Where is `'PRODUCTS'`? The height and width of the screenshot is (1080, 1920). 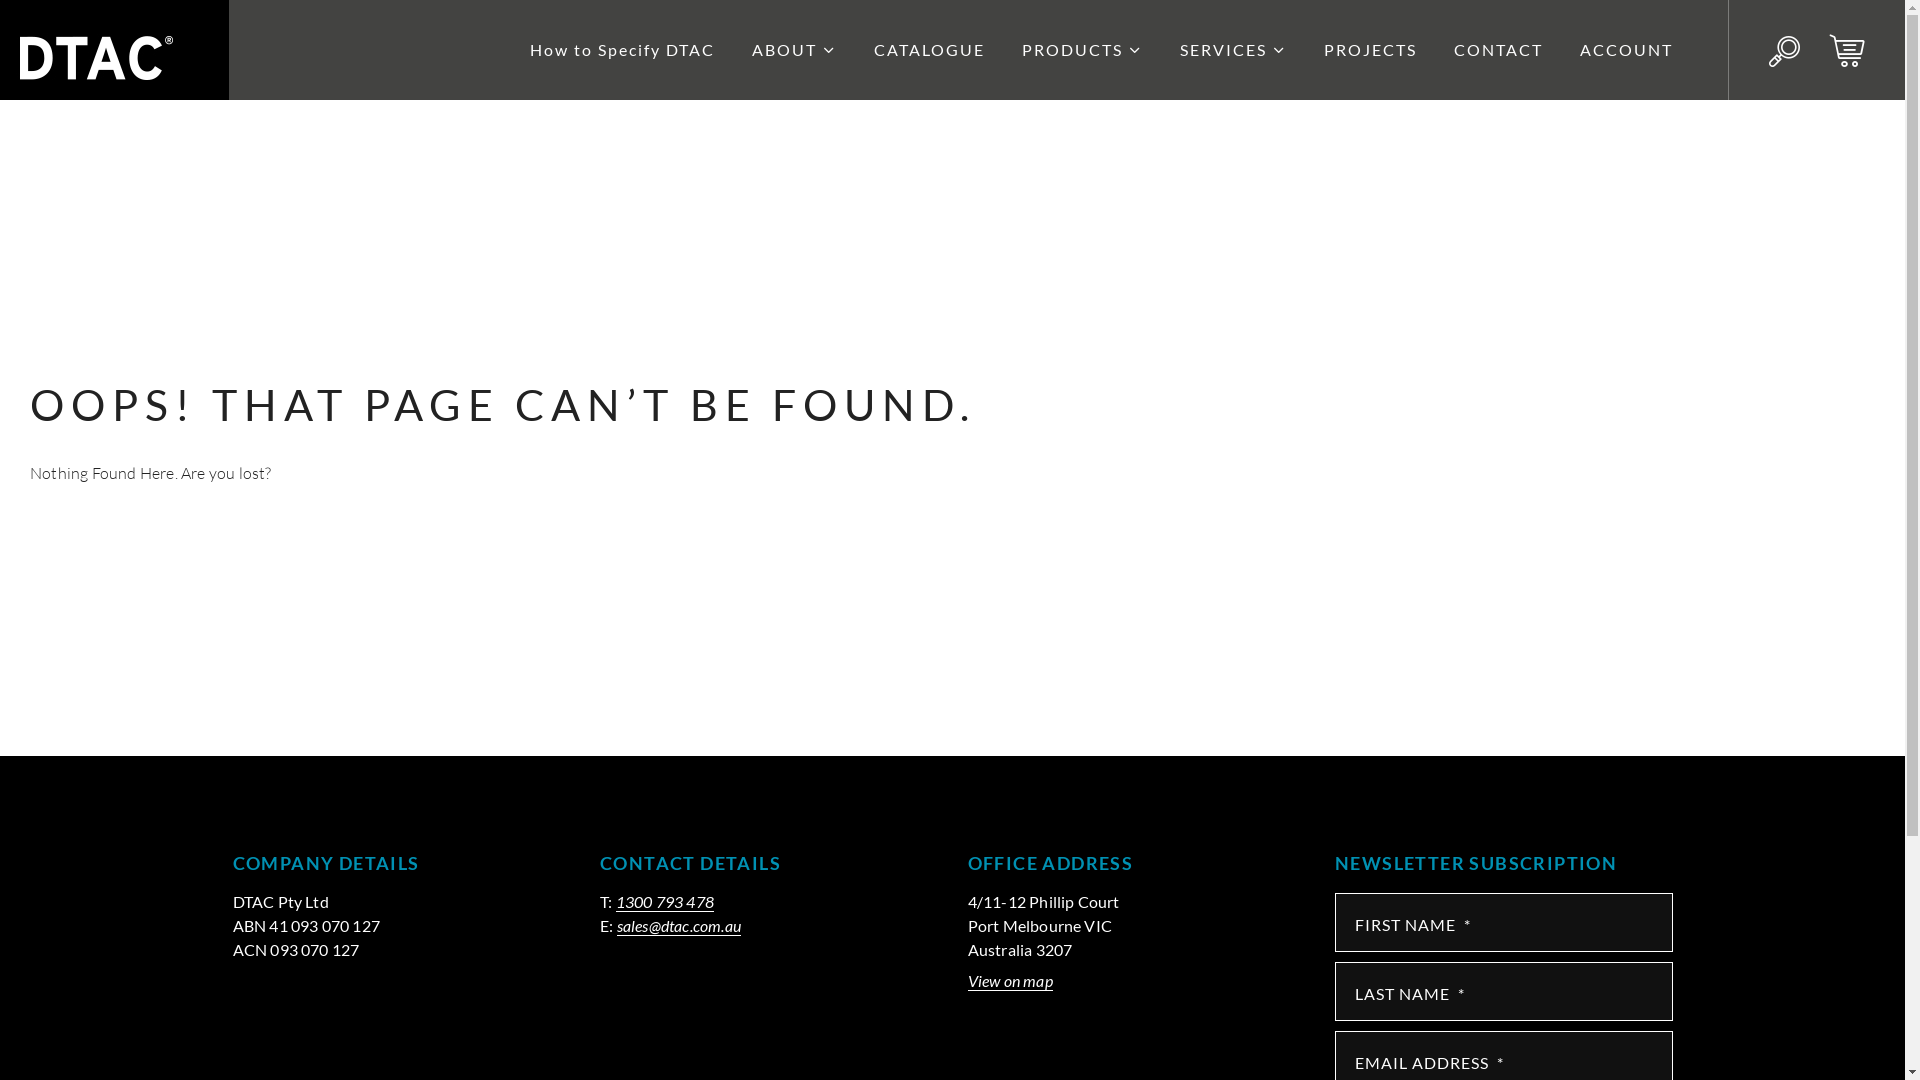 'PRODUCTS' is located at coordinates (1071, 48).